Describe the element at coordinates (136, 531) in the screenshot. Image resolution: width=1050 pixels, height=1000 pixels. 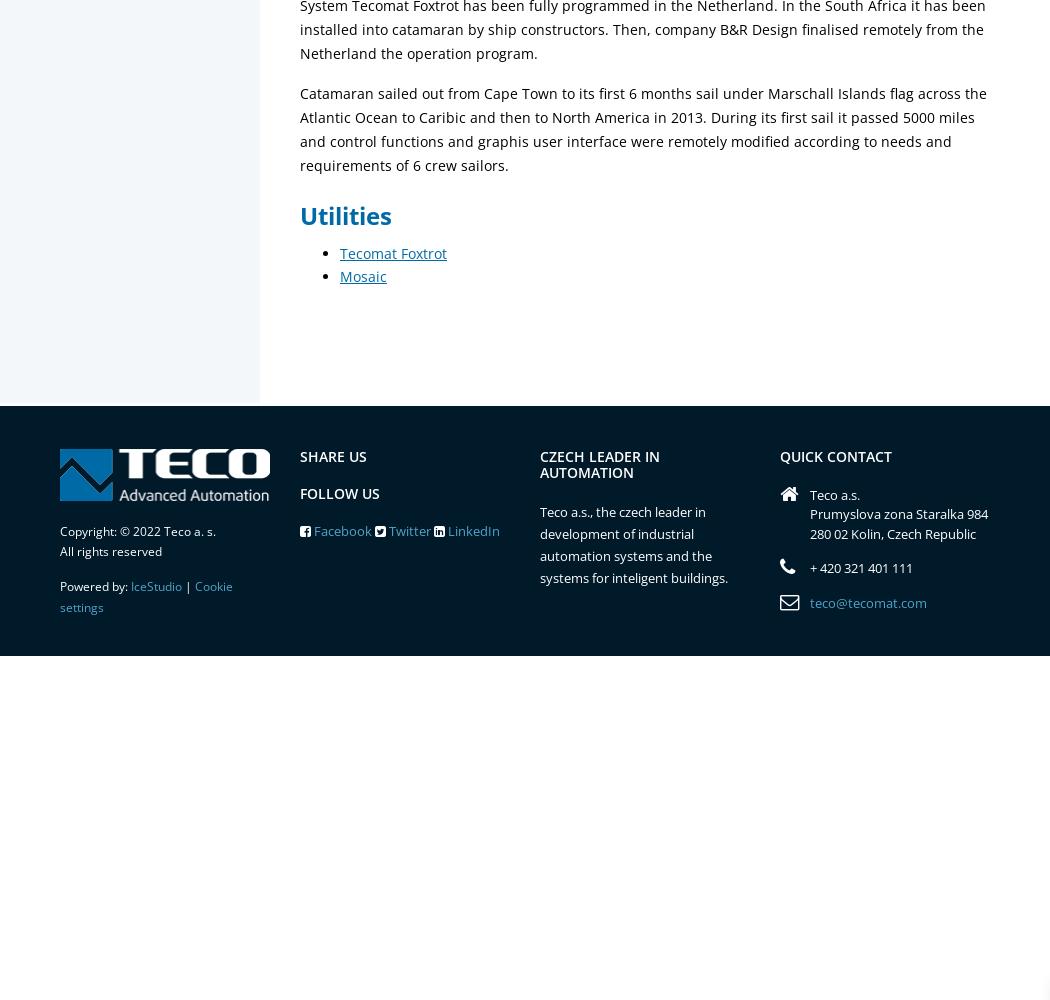
I see `'Copyright: © 2022 Teco a. s.'` at that location.